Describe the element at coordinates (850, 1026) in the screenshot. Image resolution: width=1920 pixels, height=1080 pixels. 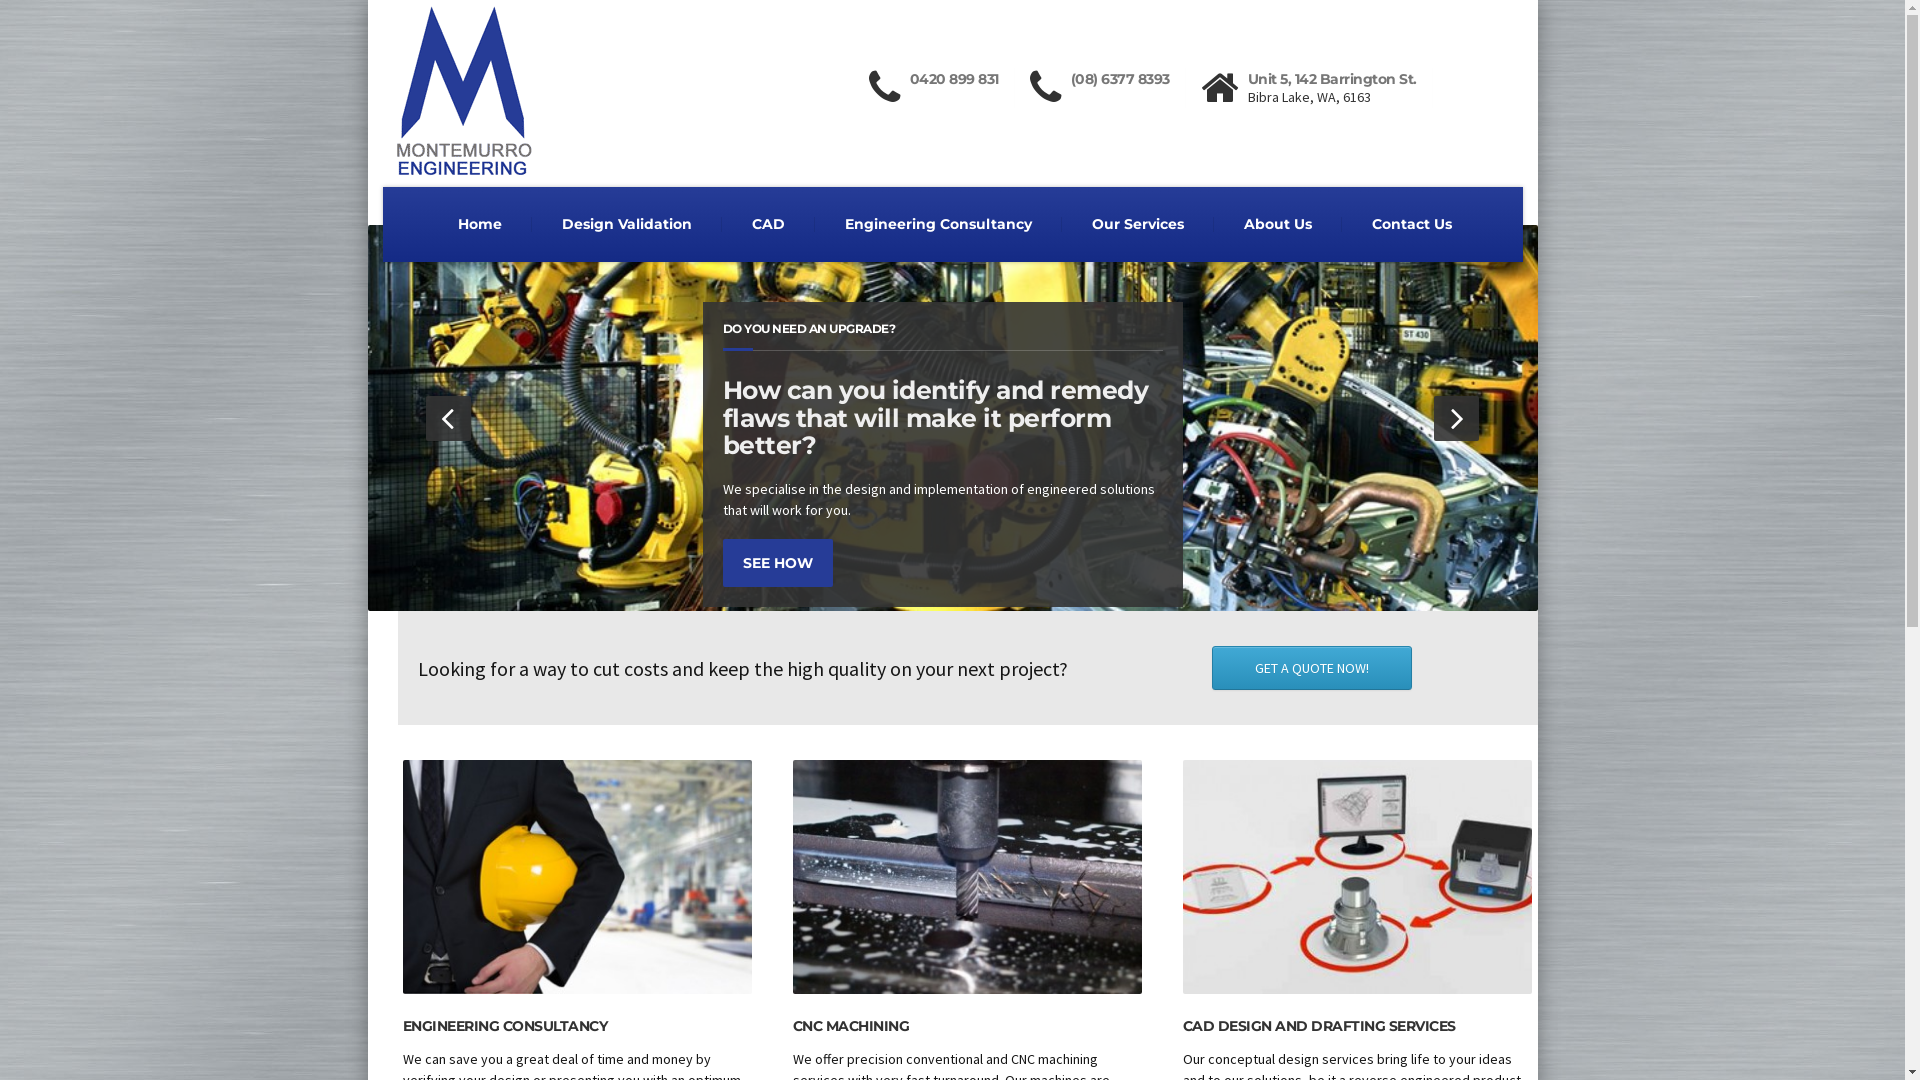
I see `'CNC MACHINING'` at that location.